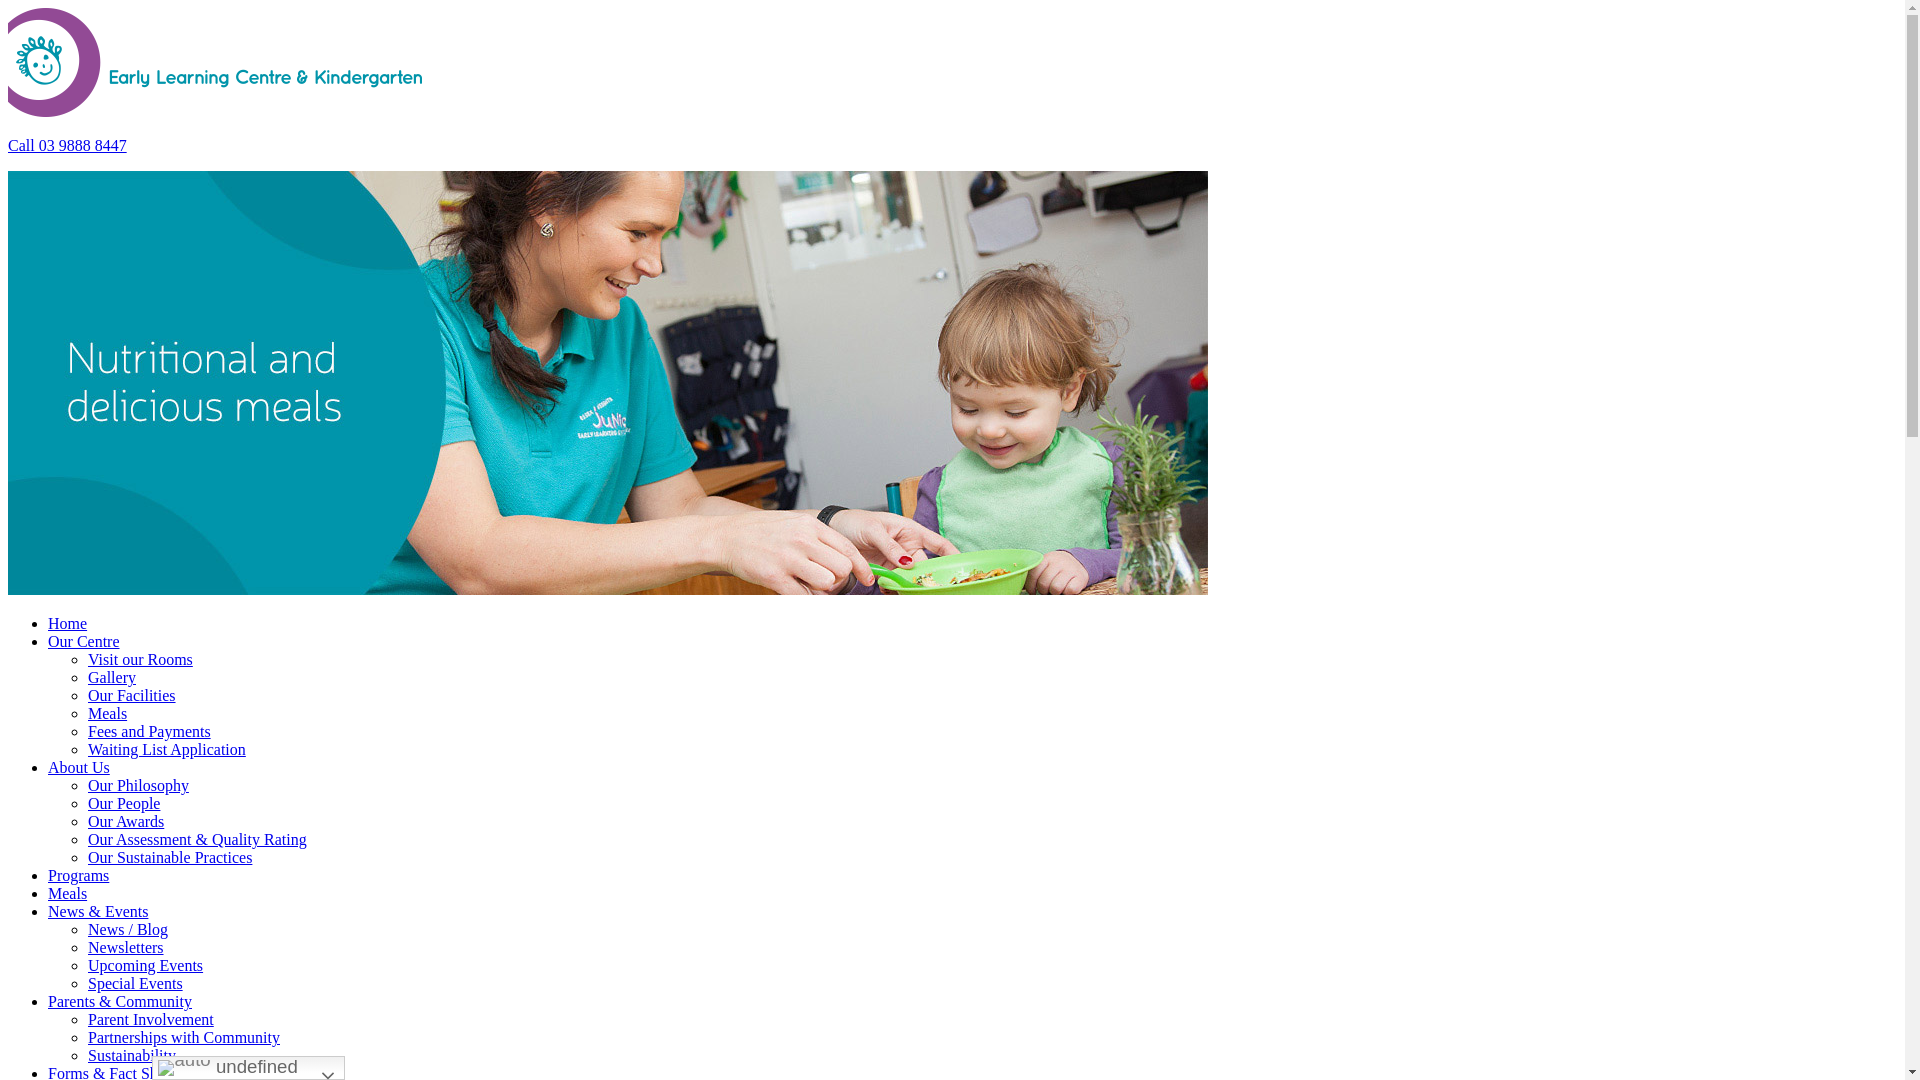 The image size is (1920, 1080). What do you see at coordinates (67, 892) in the screenshot?
I see `'Meals'` at bounding box center [67, 892].